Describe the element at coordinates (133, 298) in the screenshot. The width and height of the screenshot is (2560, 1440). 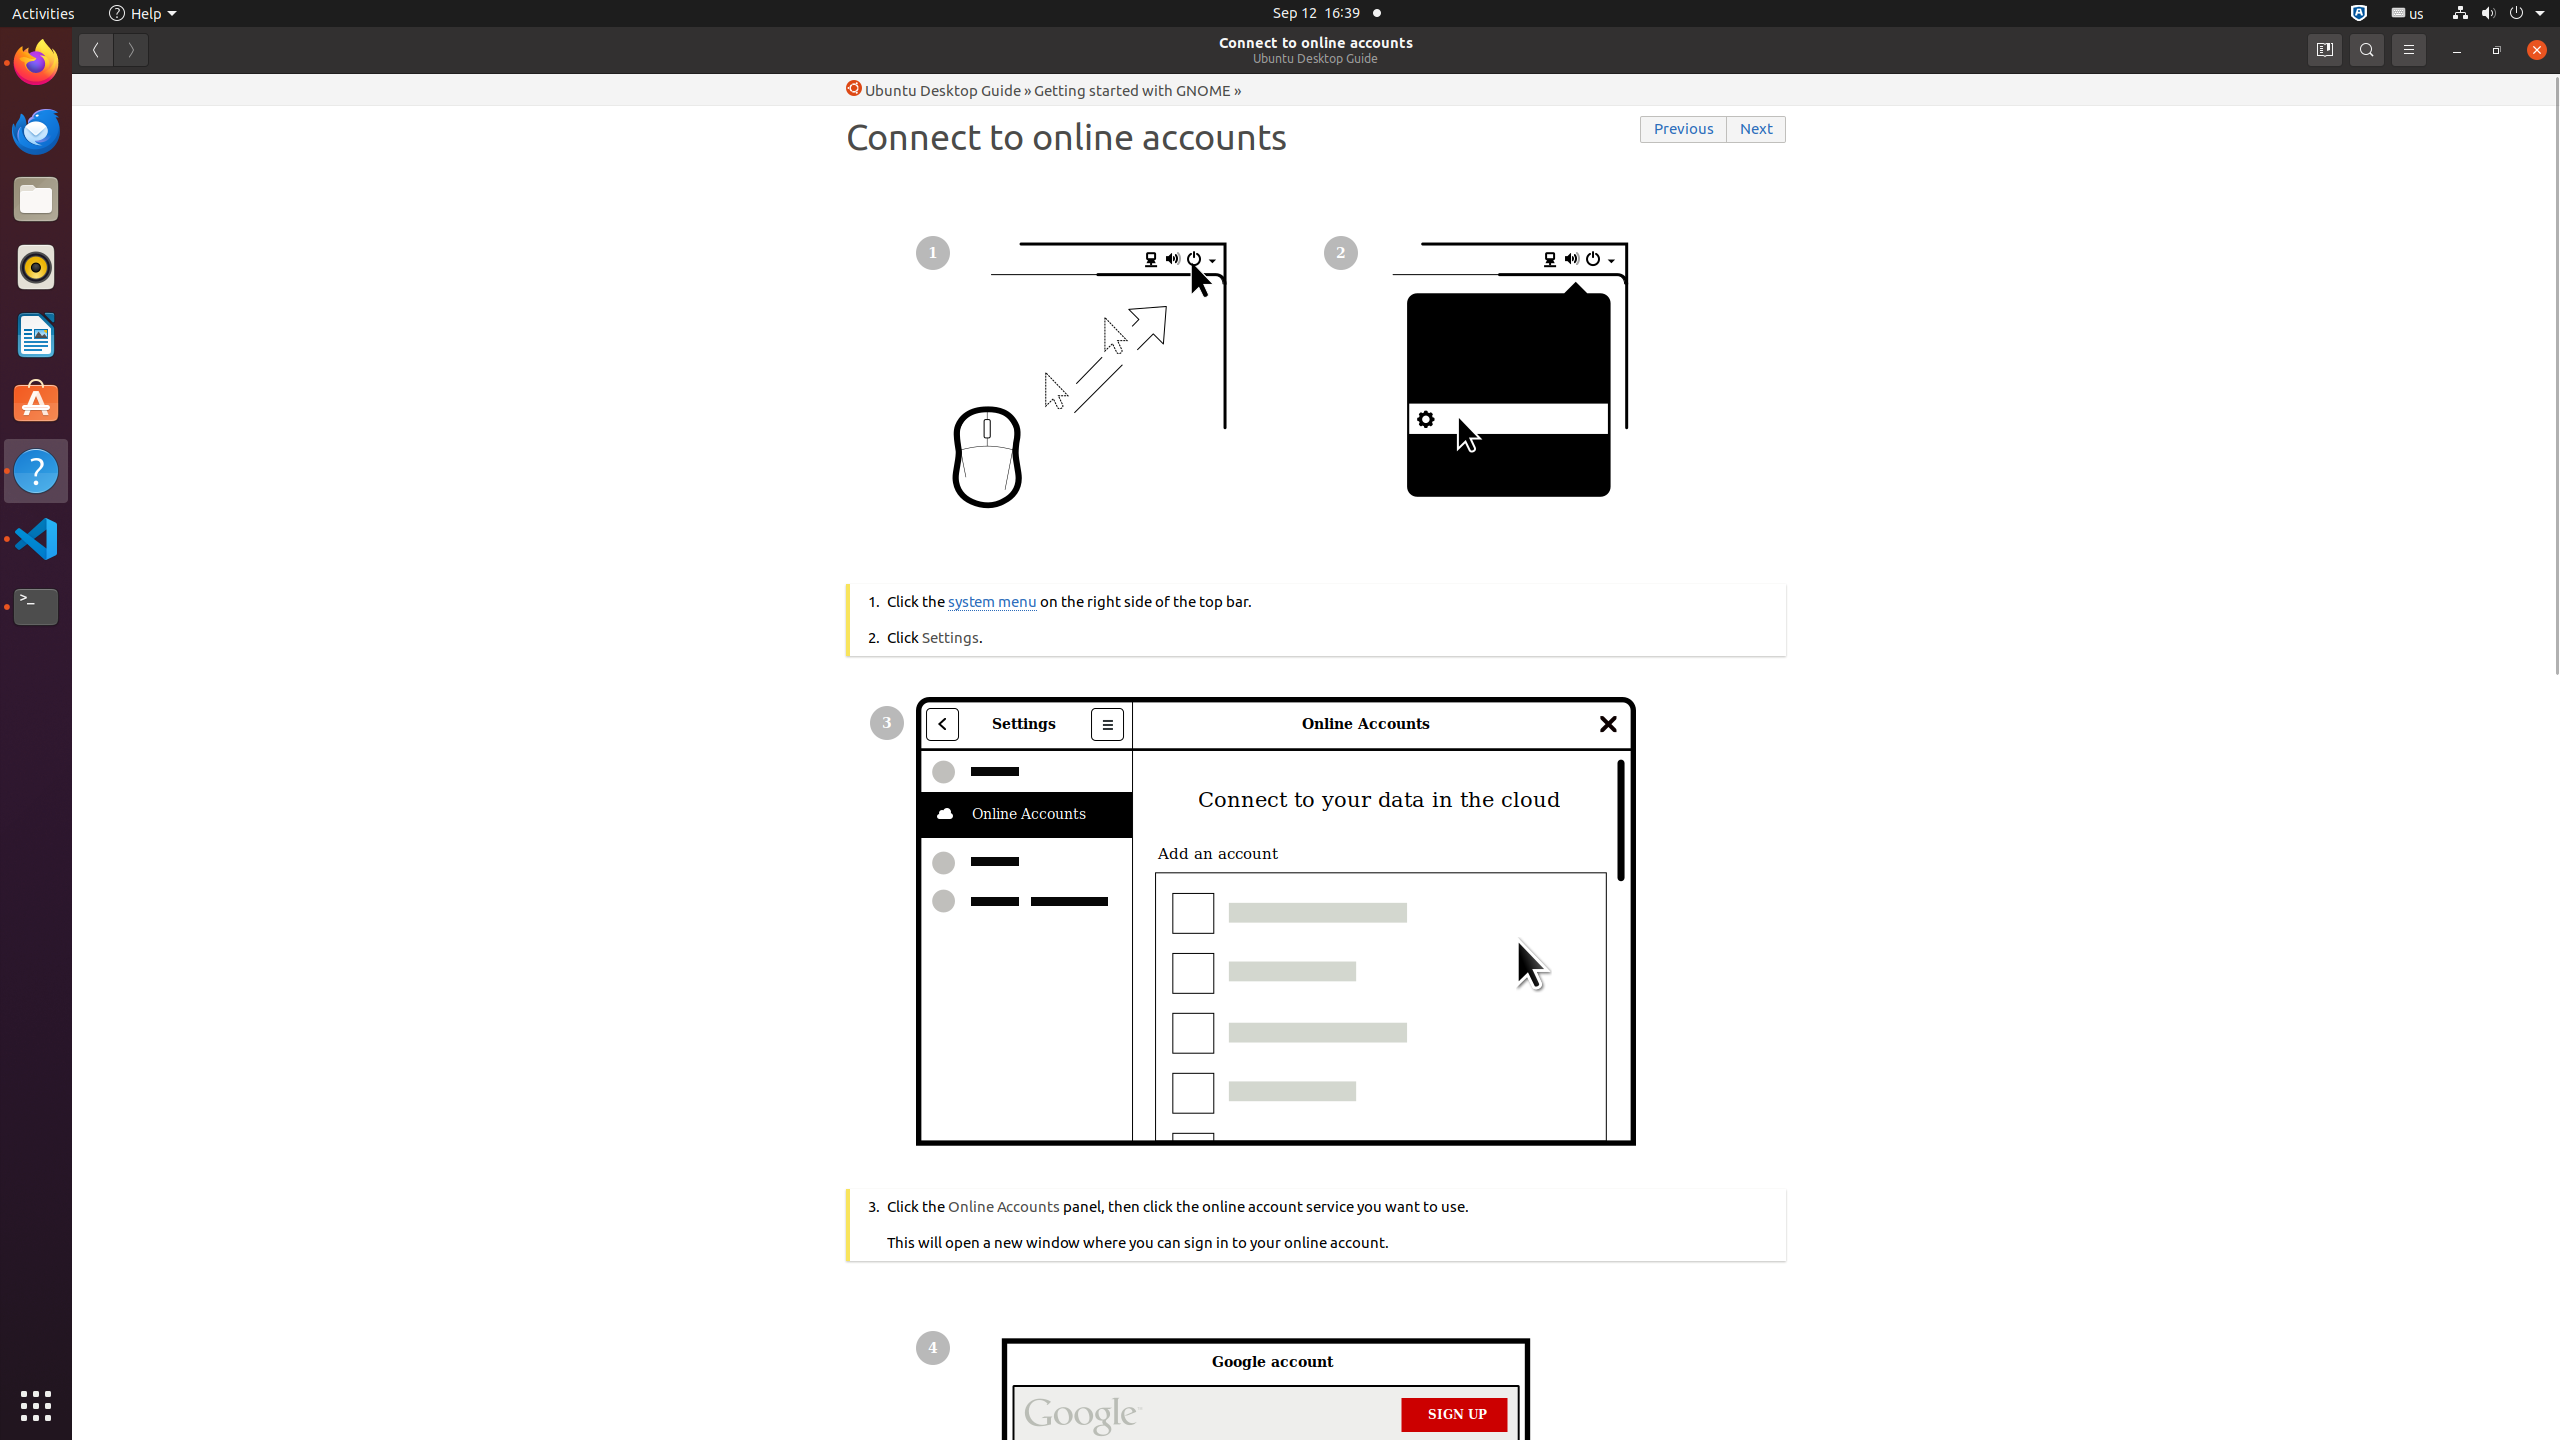
I see `'IsaHelpMain.desktop'` at that location.